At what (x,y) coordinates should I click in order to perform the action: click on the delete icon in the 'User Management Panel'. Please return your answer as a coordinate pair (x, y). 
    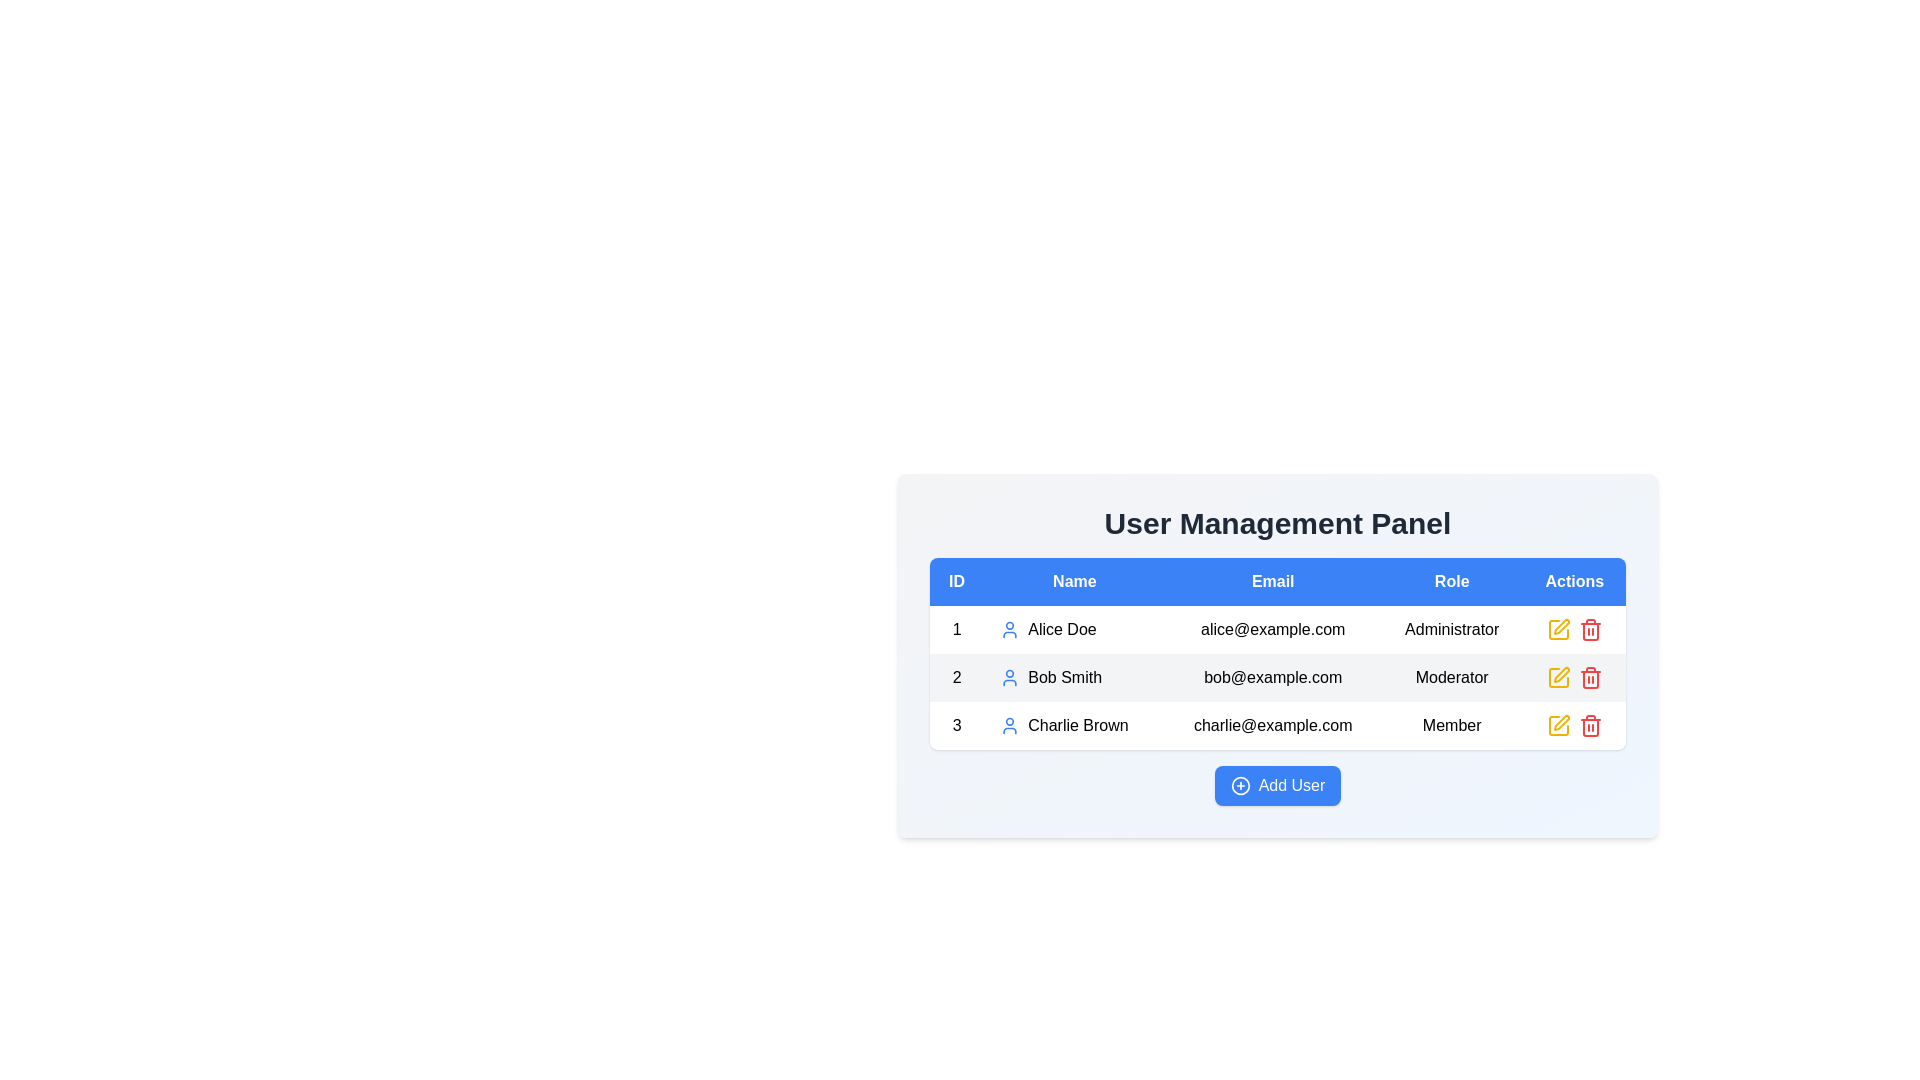
    Looking at the image, I should click on (1573, 725).